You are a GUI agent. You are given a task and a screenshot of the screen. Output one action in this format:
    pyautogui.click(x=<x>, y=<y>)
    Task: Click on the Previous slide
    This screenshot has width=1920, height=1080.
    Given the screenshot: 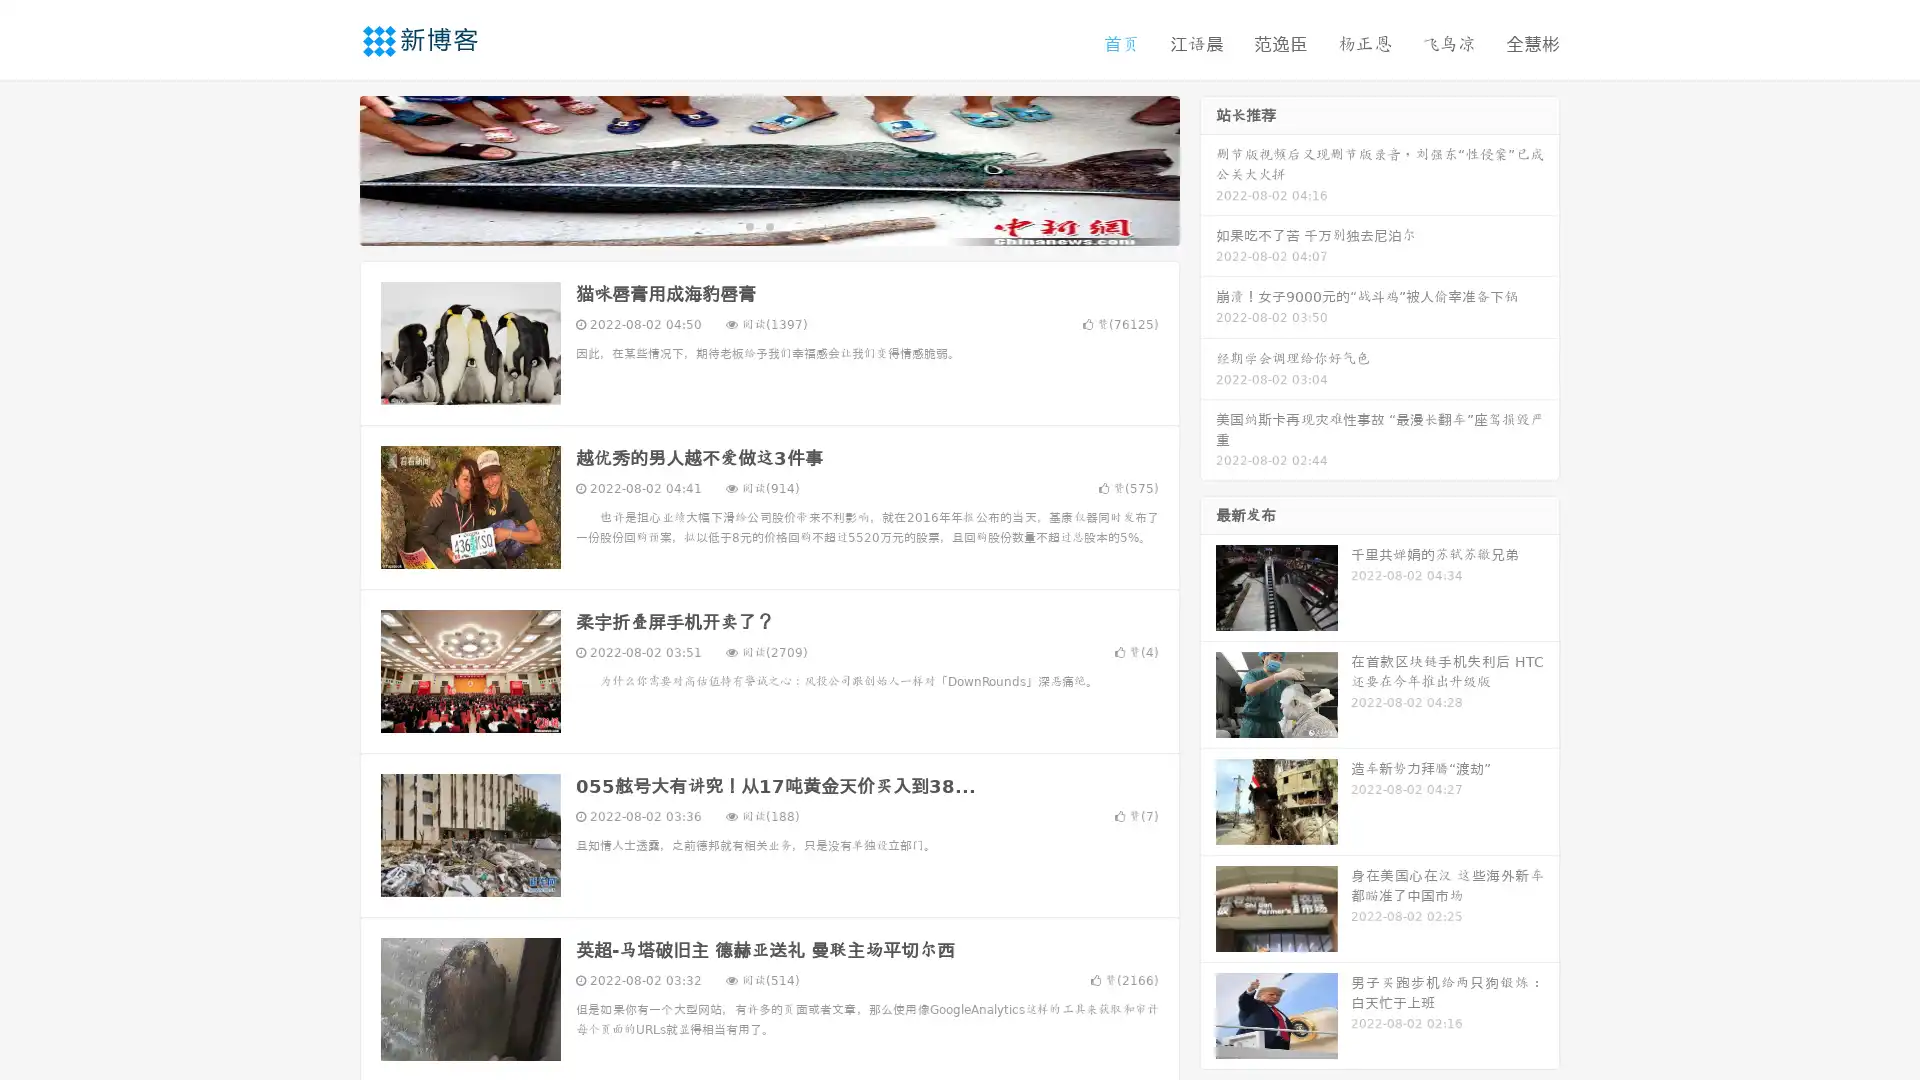 What is the action you would take?
    pyautogui.click(x=330, y=168)
    